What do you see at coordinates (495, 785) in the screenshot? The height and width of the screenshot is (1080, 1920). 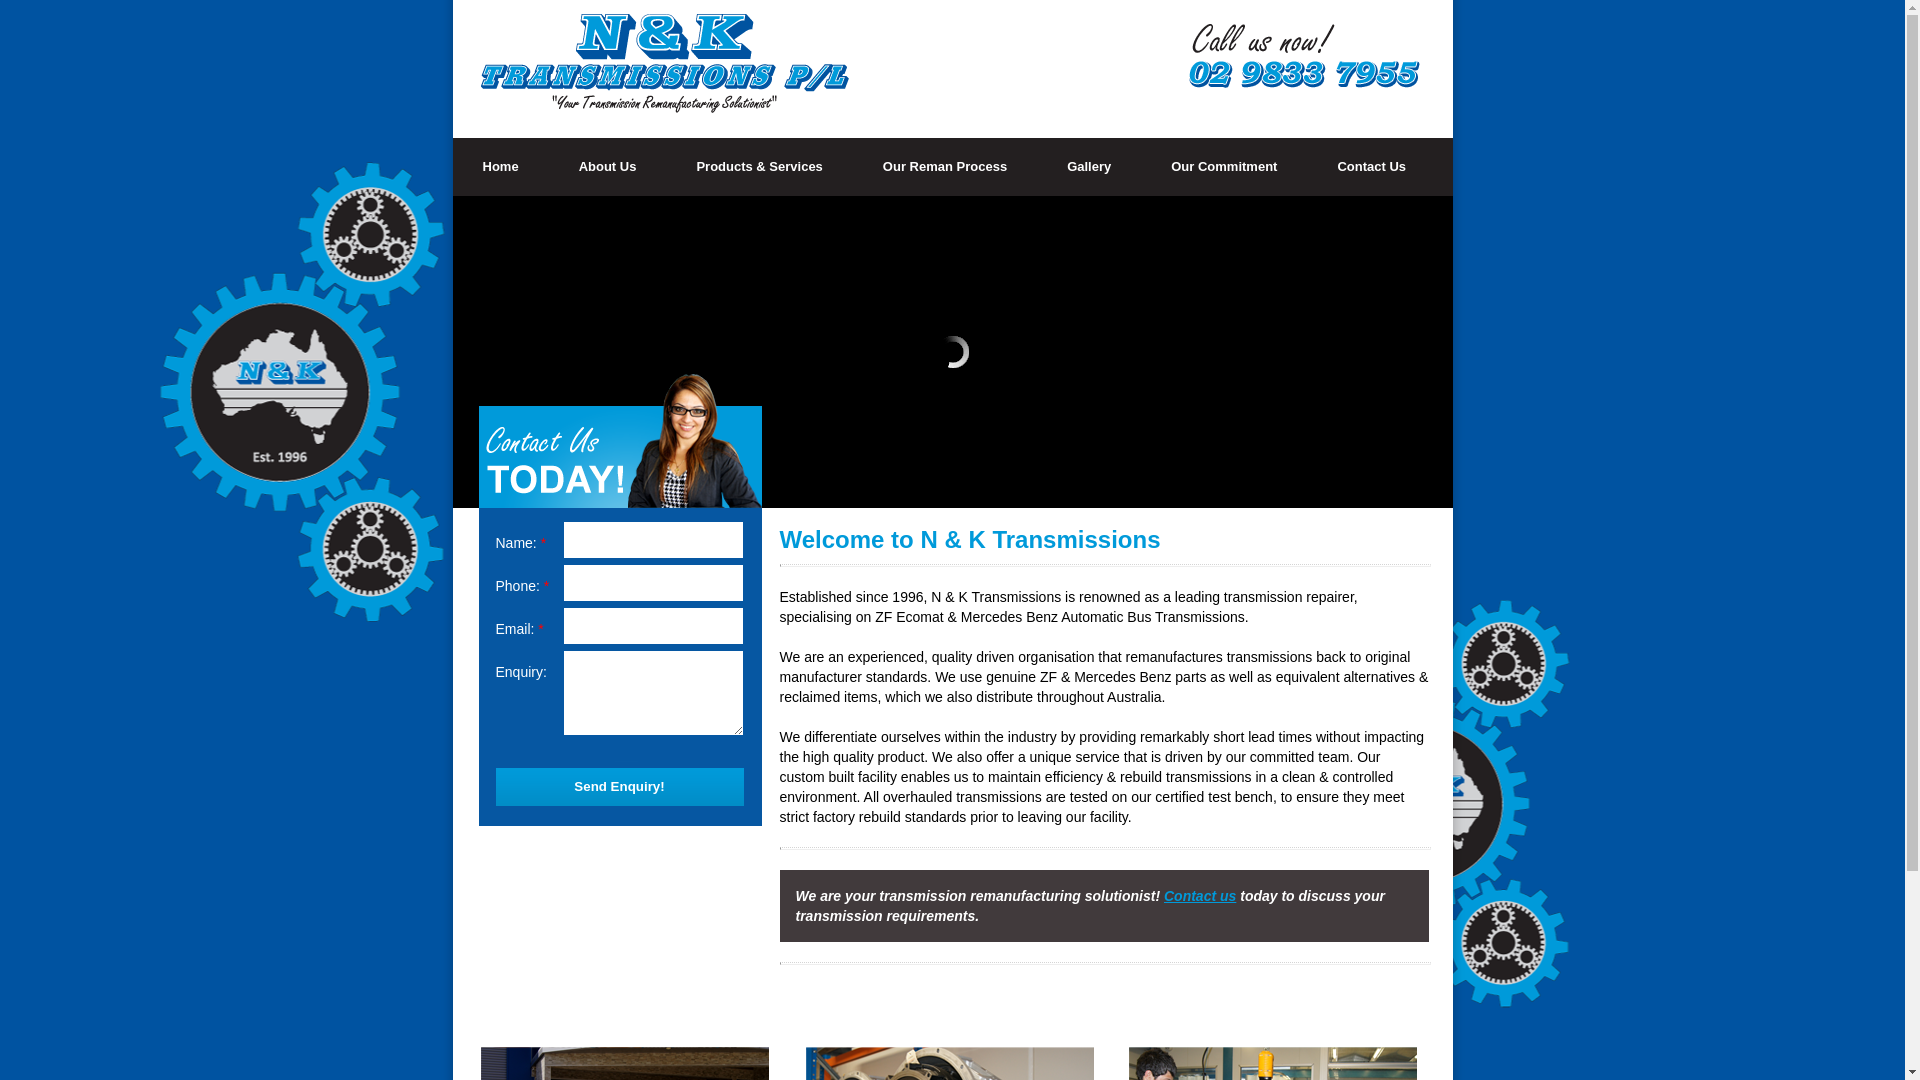 I see `'Send Enquiry!'` at bounding box center [495, 785].